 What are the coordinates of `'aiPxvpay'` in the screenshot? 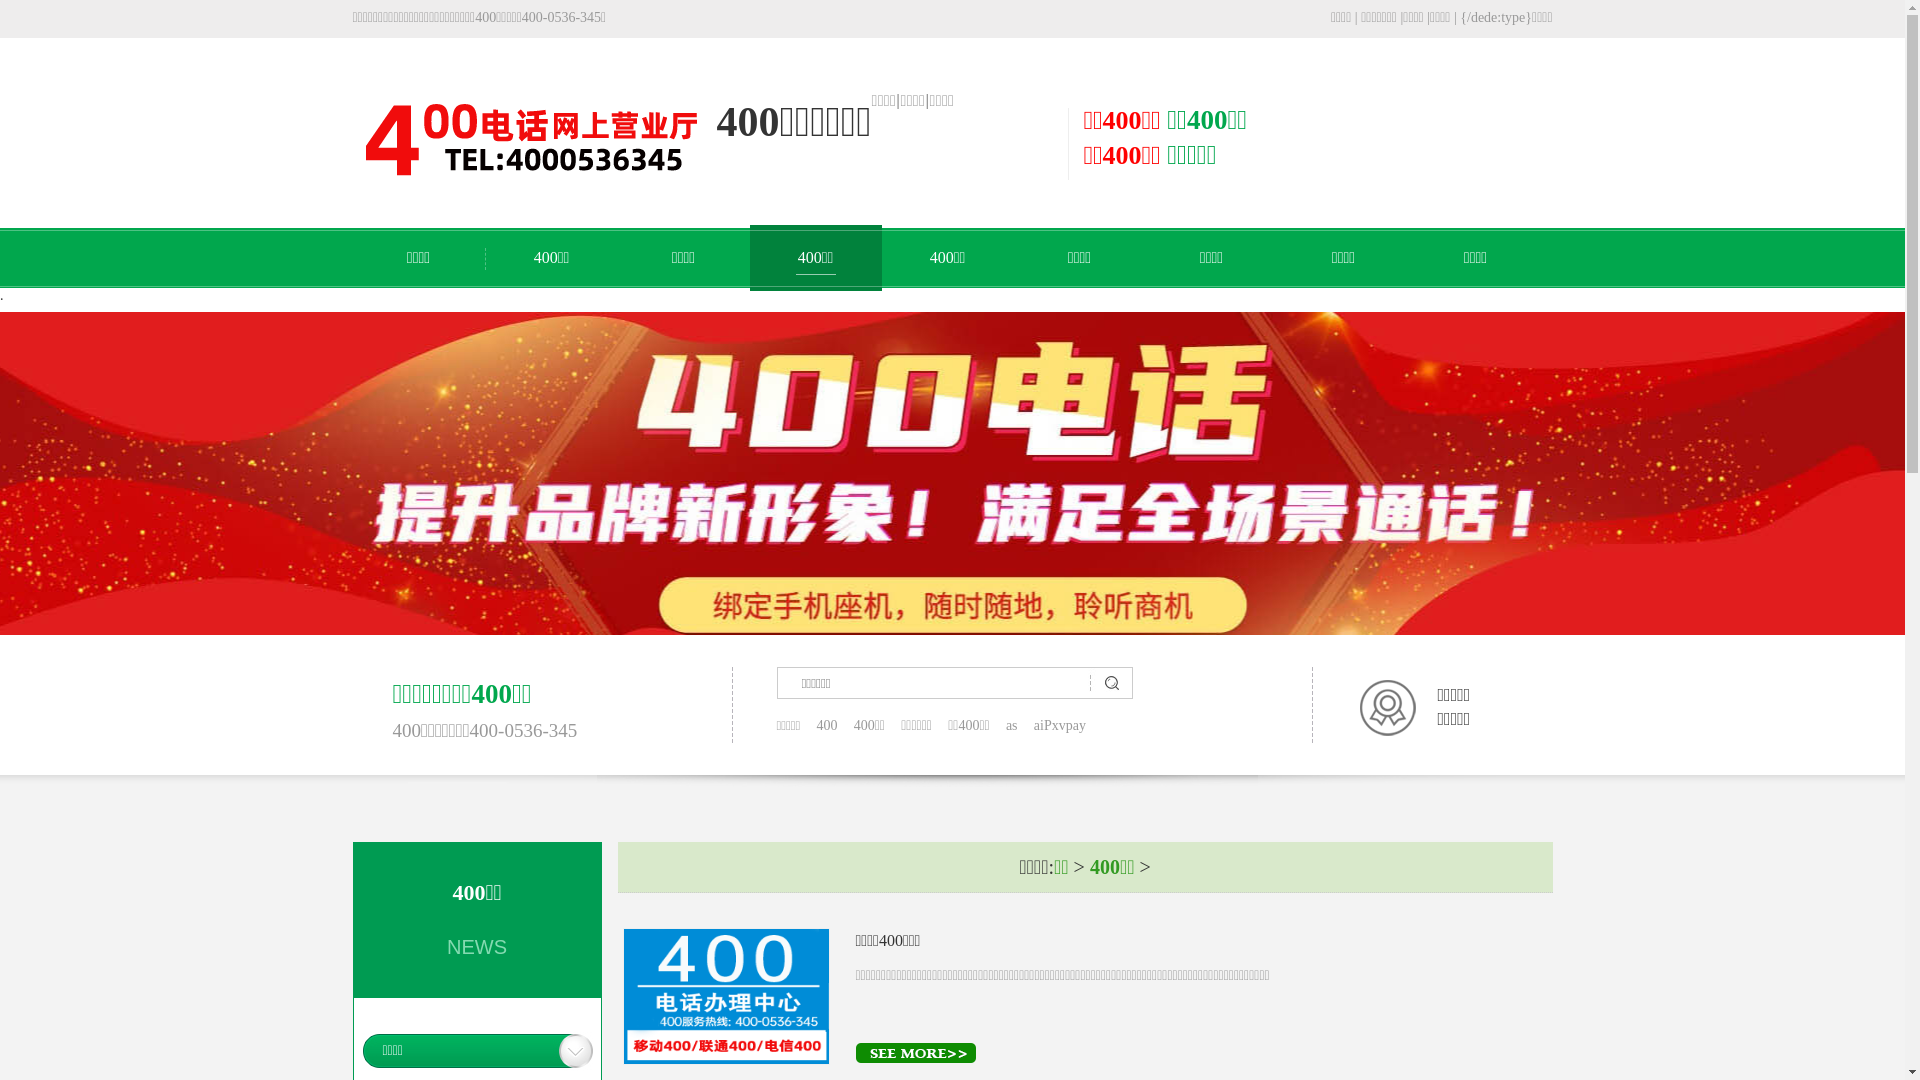 It's located at (1059, 725).